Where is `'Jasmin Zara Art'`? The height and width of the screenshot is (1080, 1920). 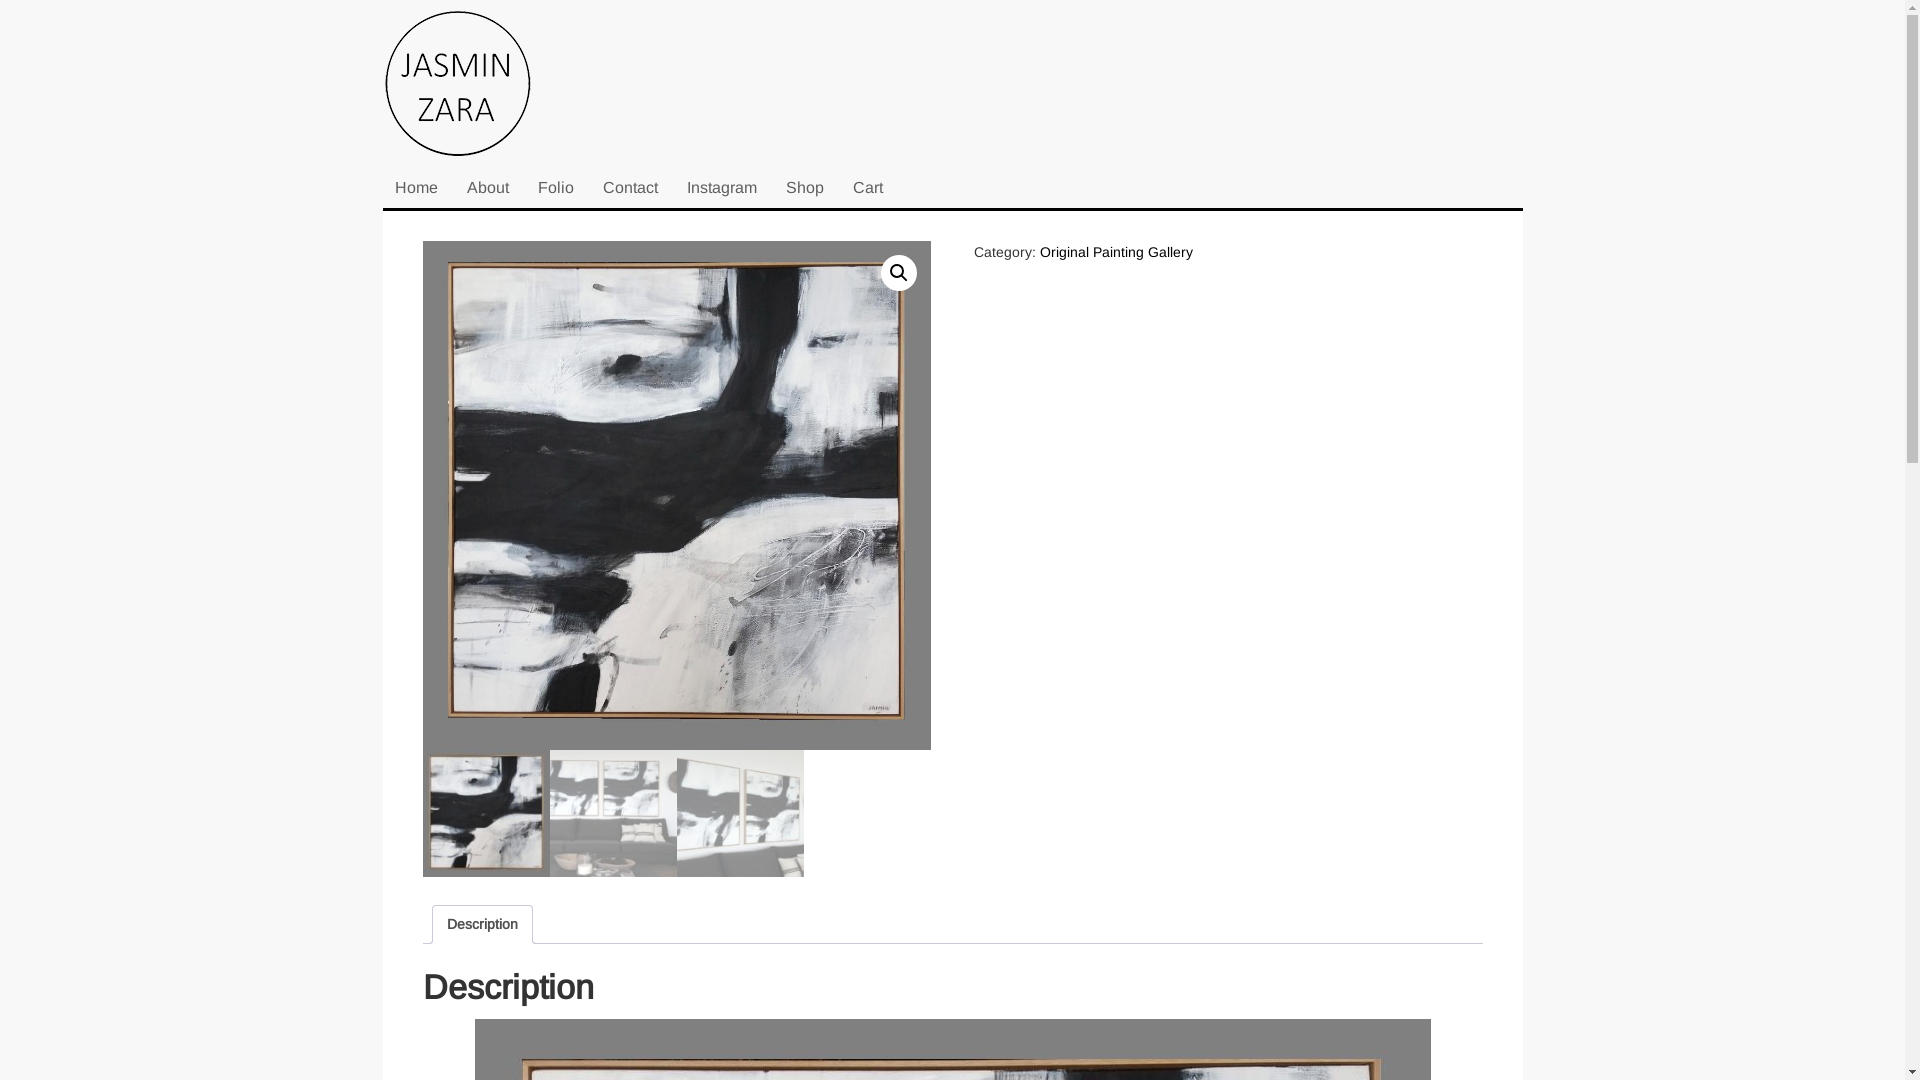
'Jasmin Zara Art' is located at coordinates (481, 87).